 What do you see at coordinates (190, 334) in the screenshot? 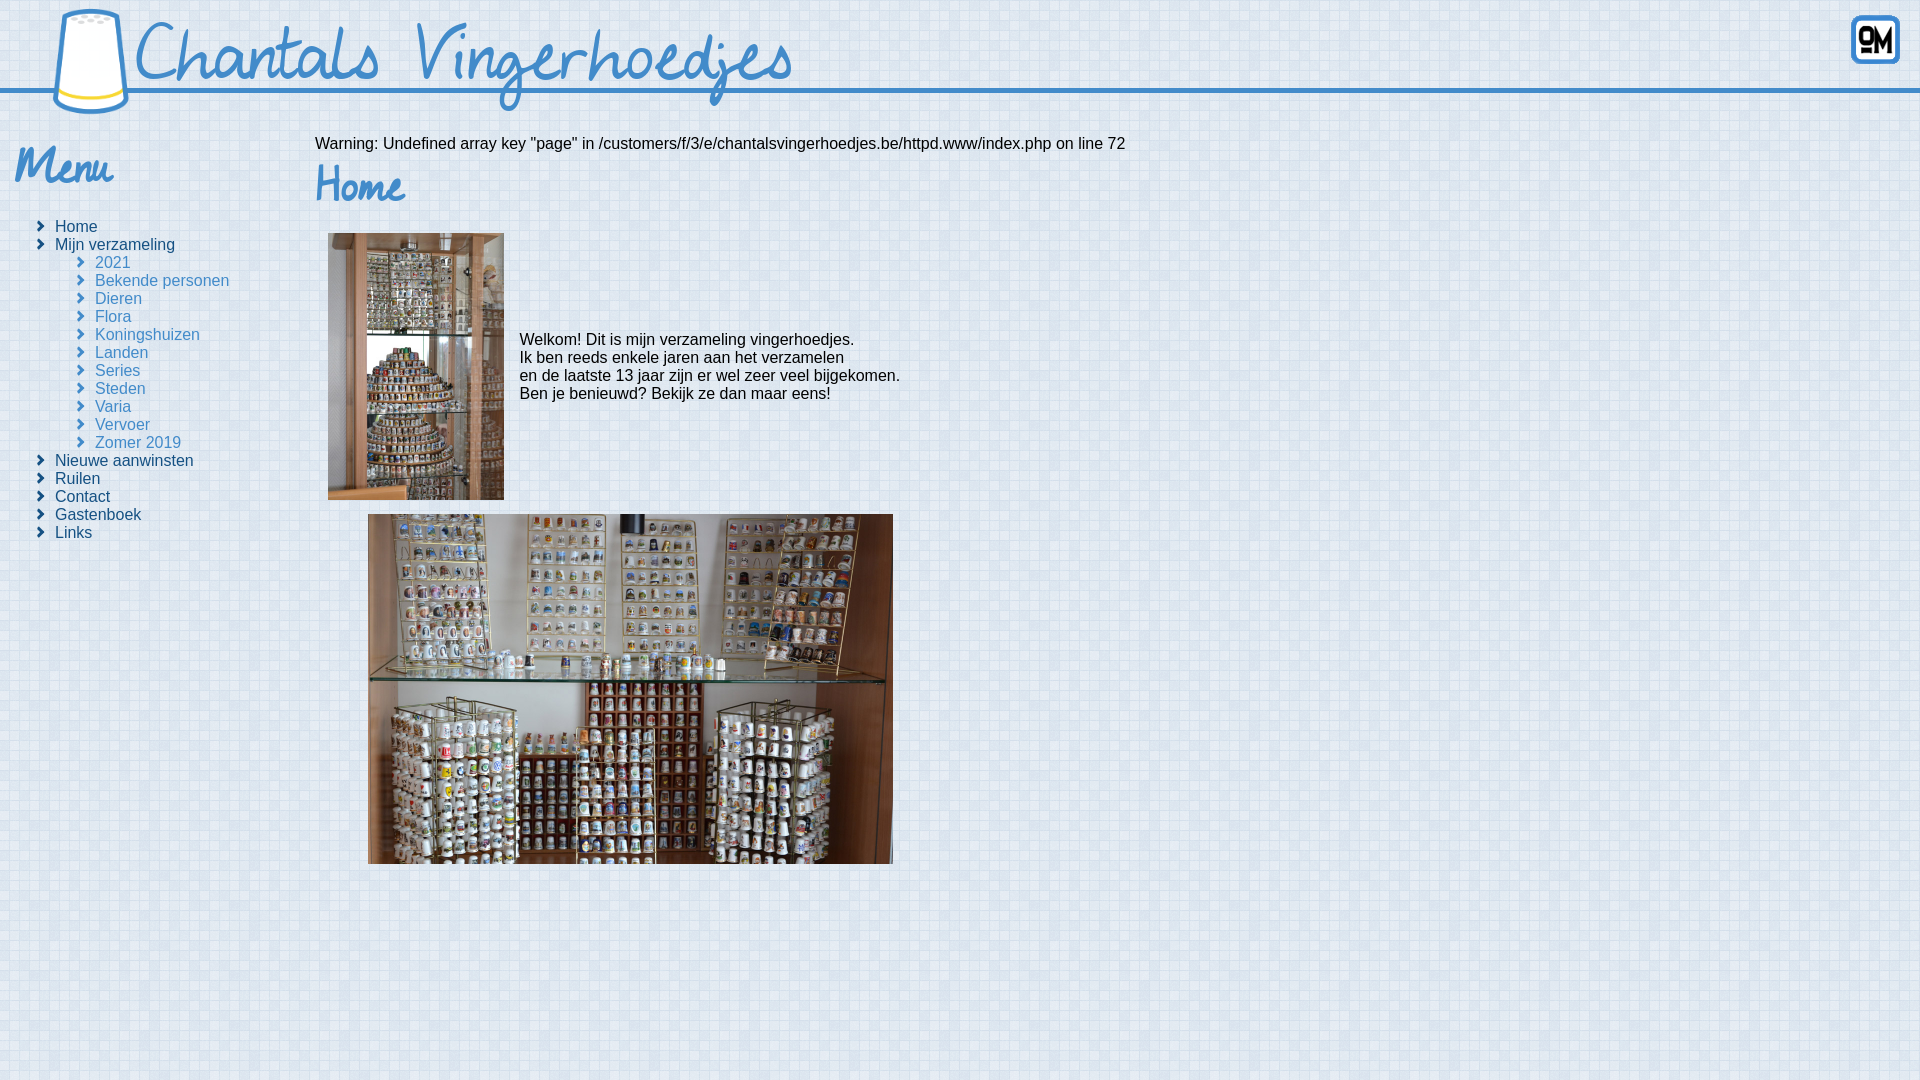
I see `'Koningshuizen'` at bounding box center [190, 334].